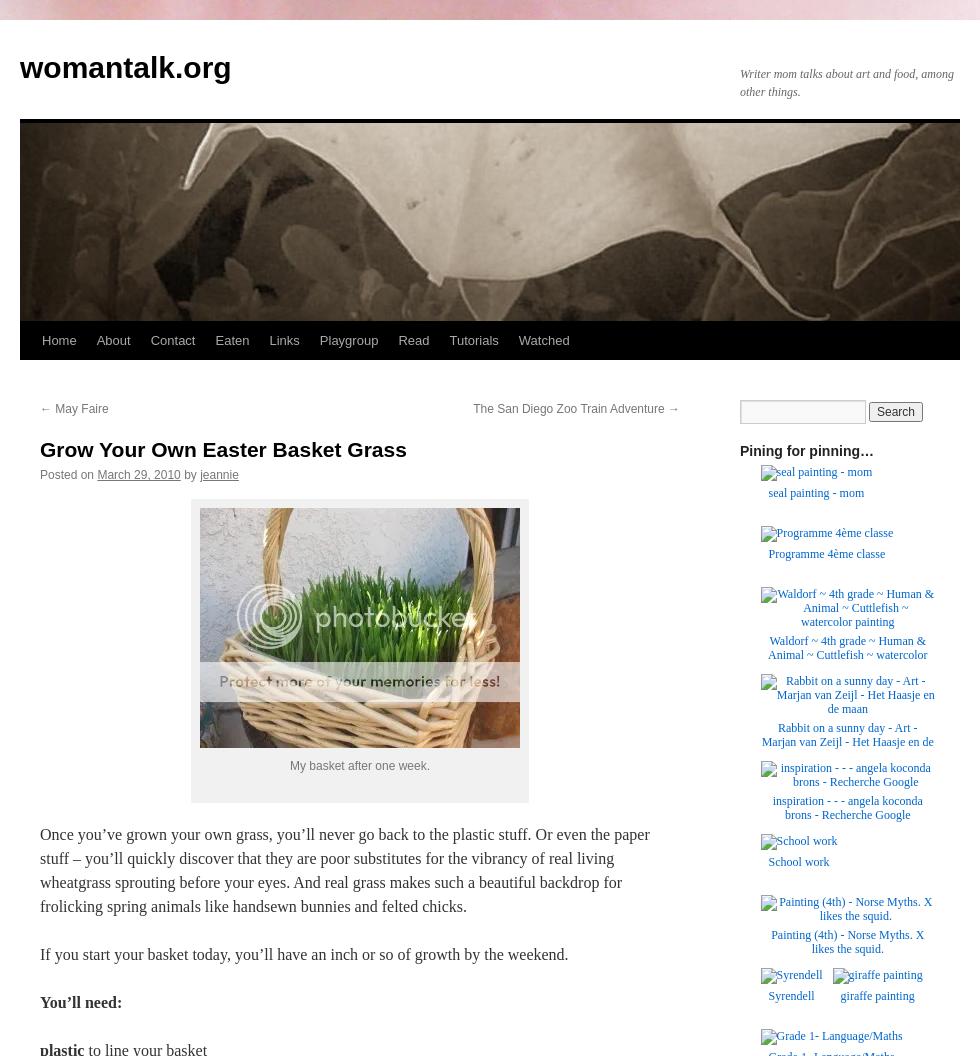 This screenshot has height=1056, width=980. What do you see at coordinates (847, 808) in the screenshot?
I see `'inspiration - - - angela koconda brons - Recherche Google'` at bounding box center [847, 808].